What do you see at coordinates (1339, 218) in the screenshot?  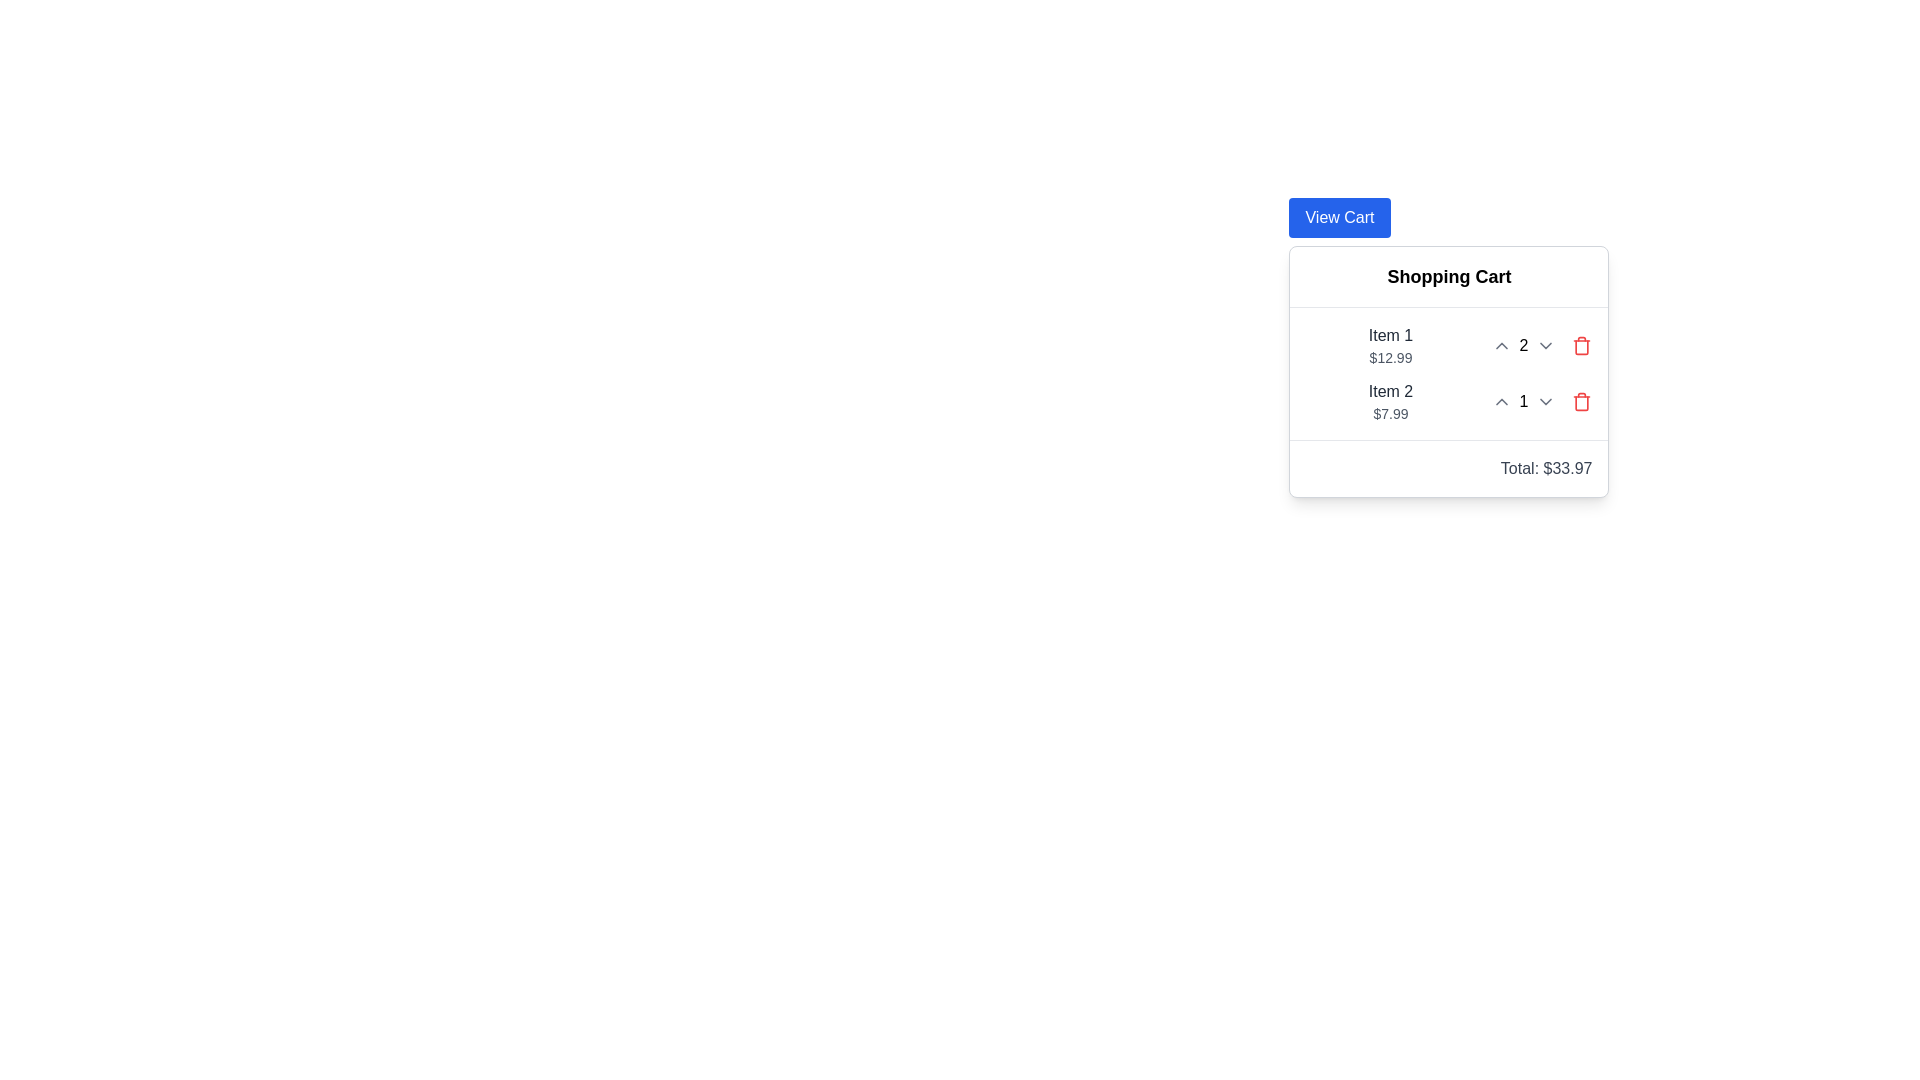 I see `the 'View Cart' button, which has a blue filled background and white text` at bounding box center [1339, 218].